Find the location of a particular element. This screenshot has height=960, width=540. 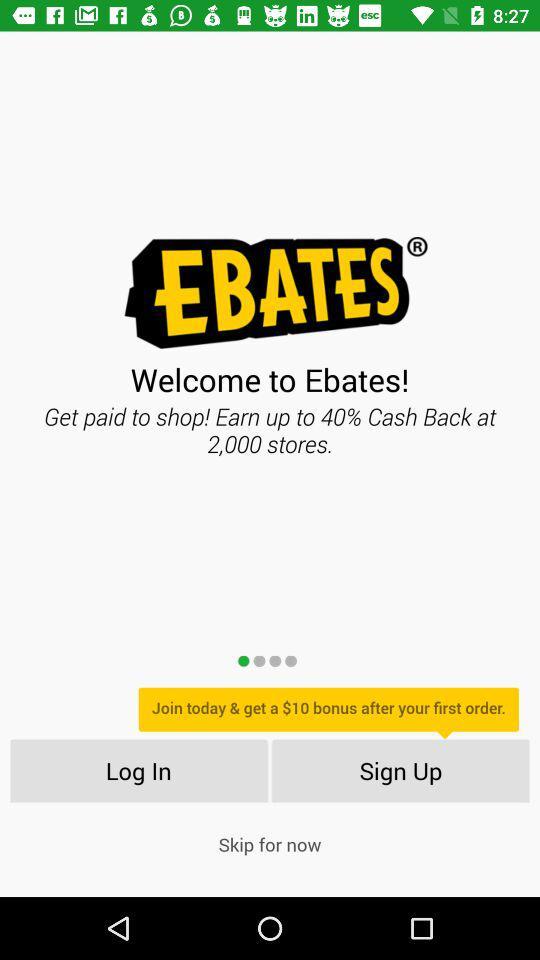

icon at the bottom left corner is located at coordinates (137, 769).